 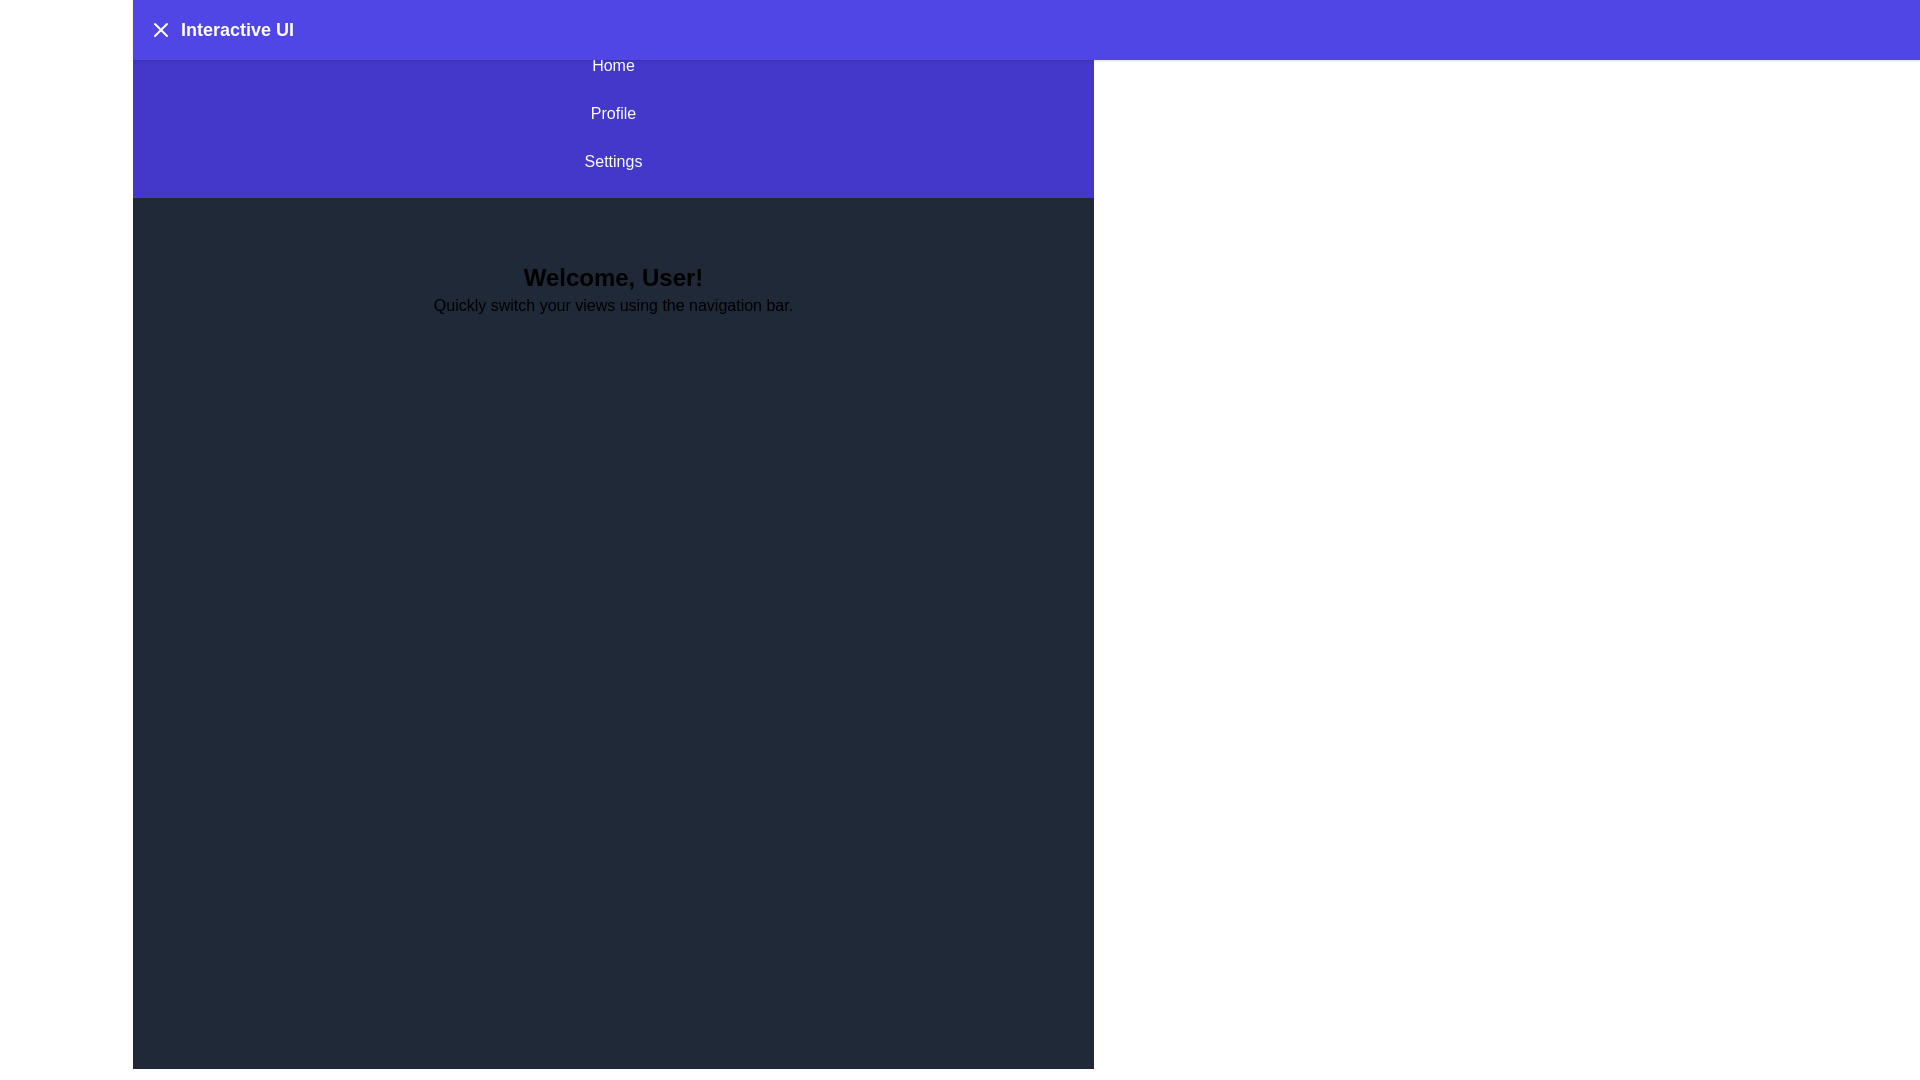 What do you see at coordinates (612, 64) in the screenshot?
I see `the navigation menu item Home` at bounding box center [612, 64].